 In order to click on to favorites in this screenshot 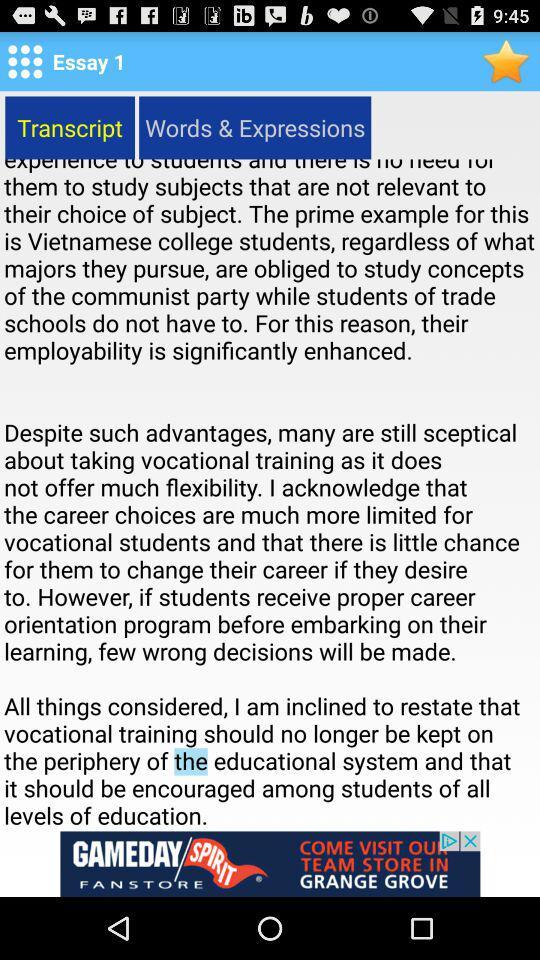, I will do `click(507, 61)`.